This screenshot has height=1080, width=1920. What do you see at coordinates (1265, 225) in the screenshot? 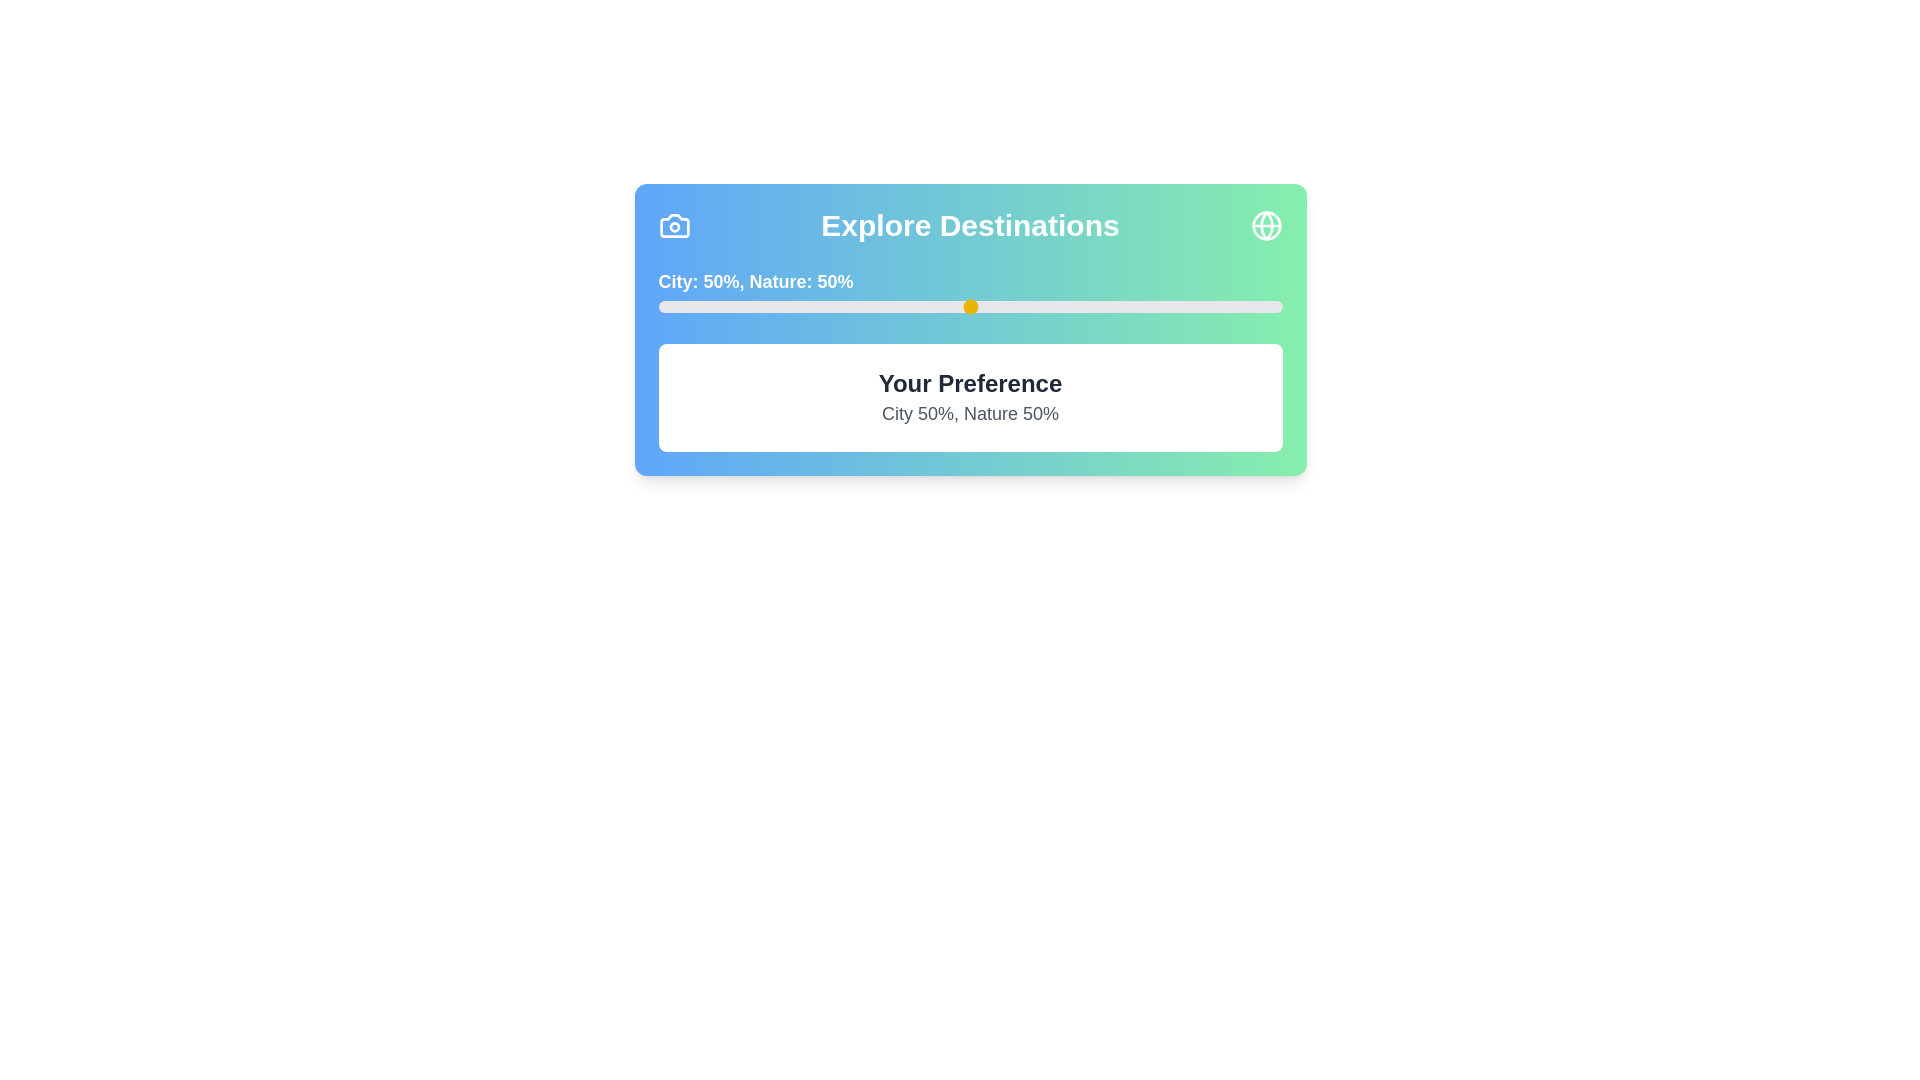
I see `the Globe icon in the TravelPreferenceSelector component` at bounding box center [1265, 225].